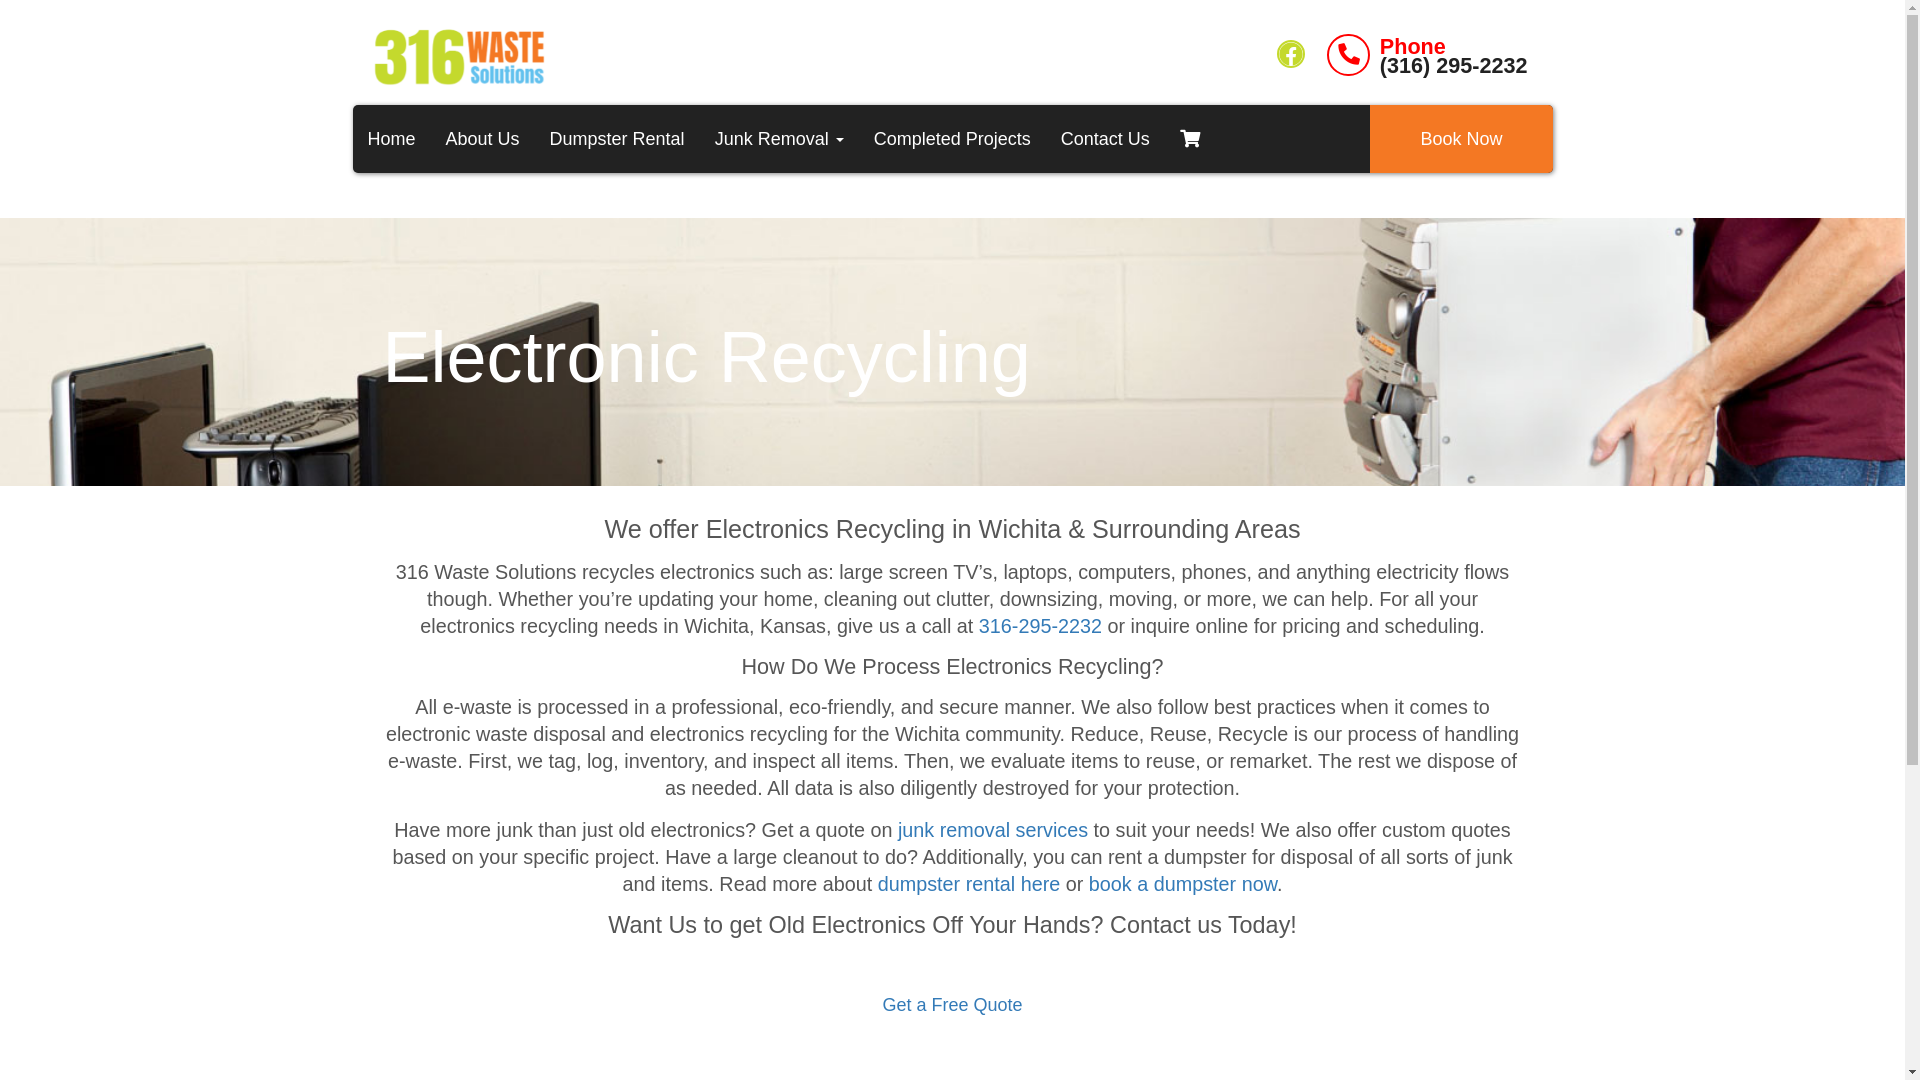 This screenshot has height=1080, width=1920. What do you see at coordinates (616, 137) in the screenshot?
I see `'Dumpster Rental'` at bounding box center [616, 137].